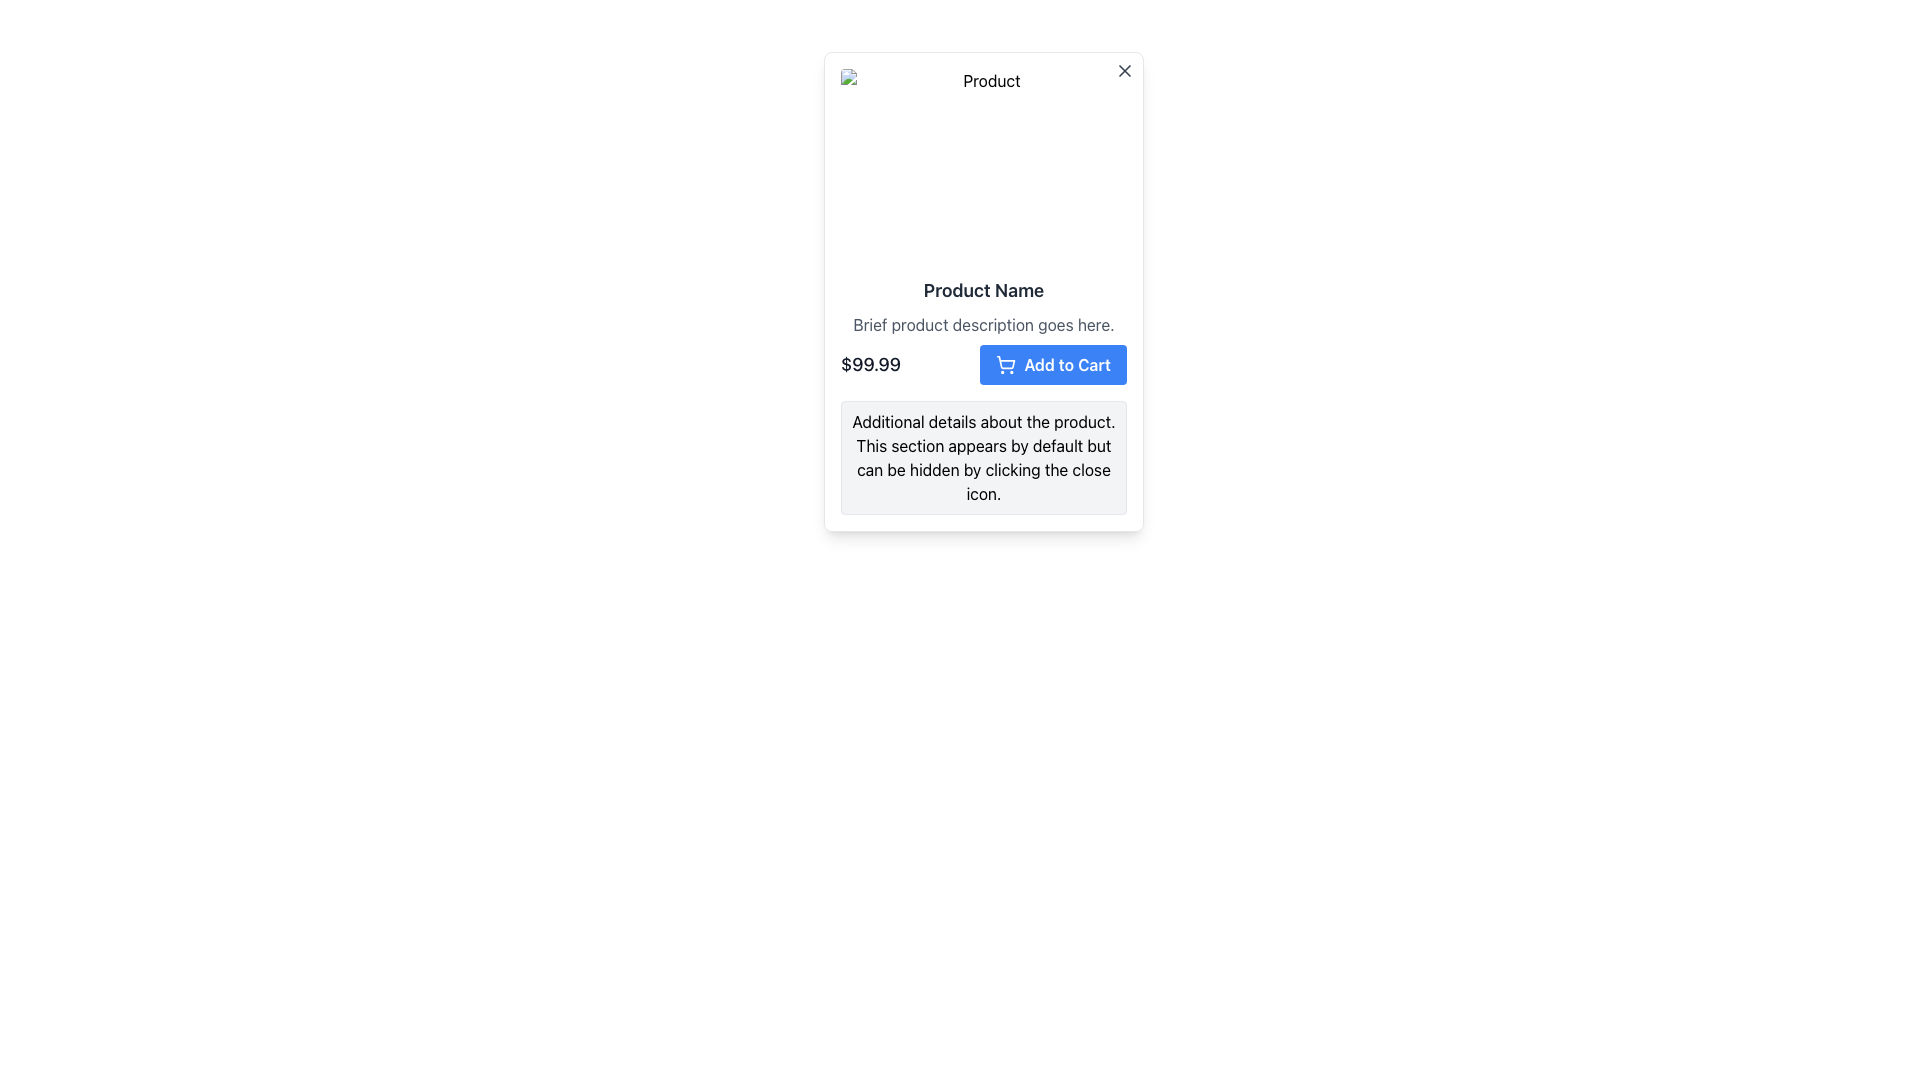 Image resolution: width=1920 pixels, height=1080 pixels. What do you see at coordinates (983, 323) in the screenshot?
I see `the text component displaying 'Brief product description goes here.' which is styled in muted gray and positioned below the product name and above the pricing section` at bounding box center [983, 323].